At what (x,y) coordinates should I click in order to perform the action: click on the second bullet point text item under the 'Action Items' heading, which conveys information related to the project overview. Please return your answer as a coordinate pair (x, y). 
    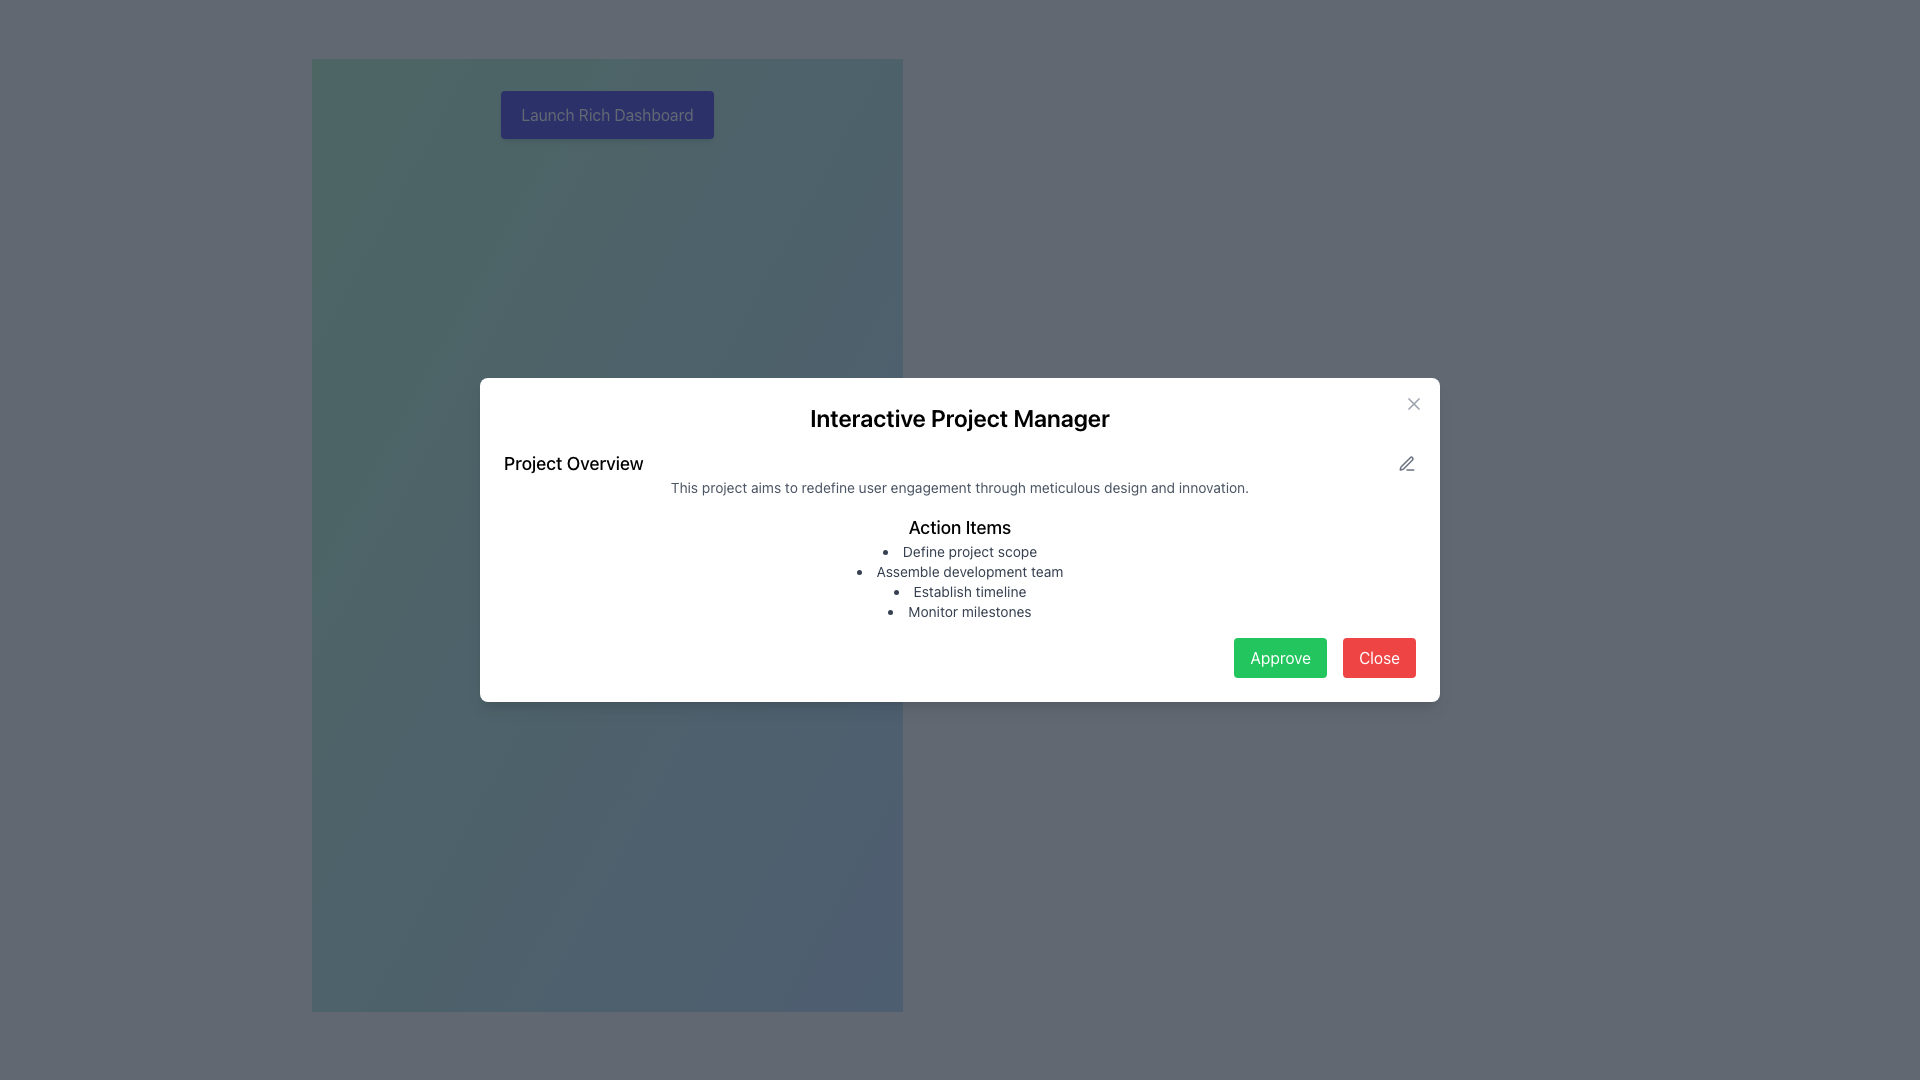
    Looking at the image, I should click on (960, 571).